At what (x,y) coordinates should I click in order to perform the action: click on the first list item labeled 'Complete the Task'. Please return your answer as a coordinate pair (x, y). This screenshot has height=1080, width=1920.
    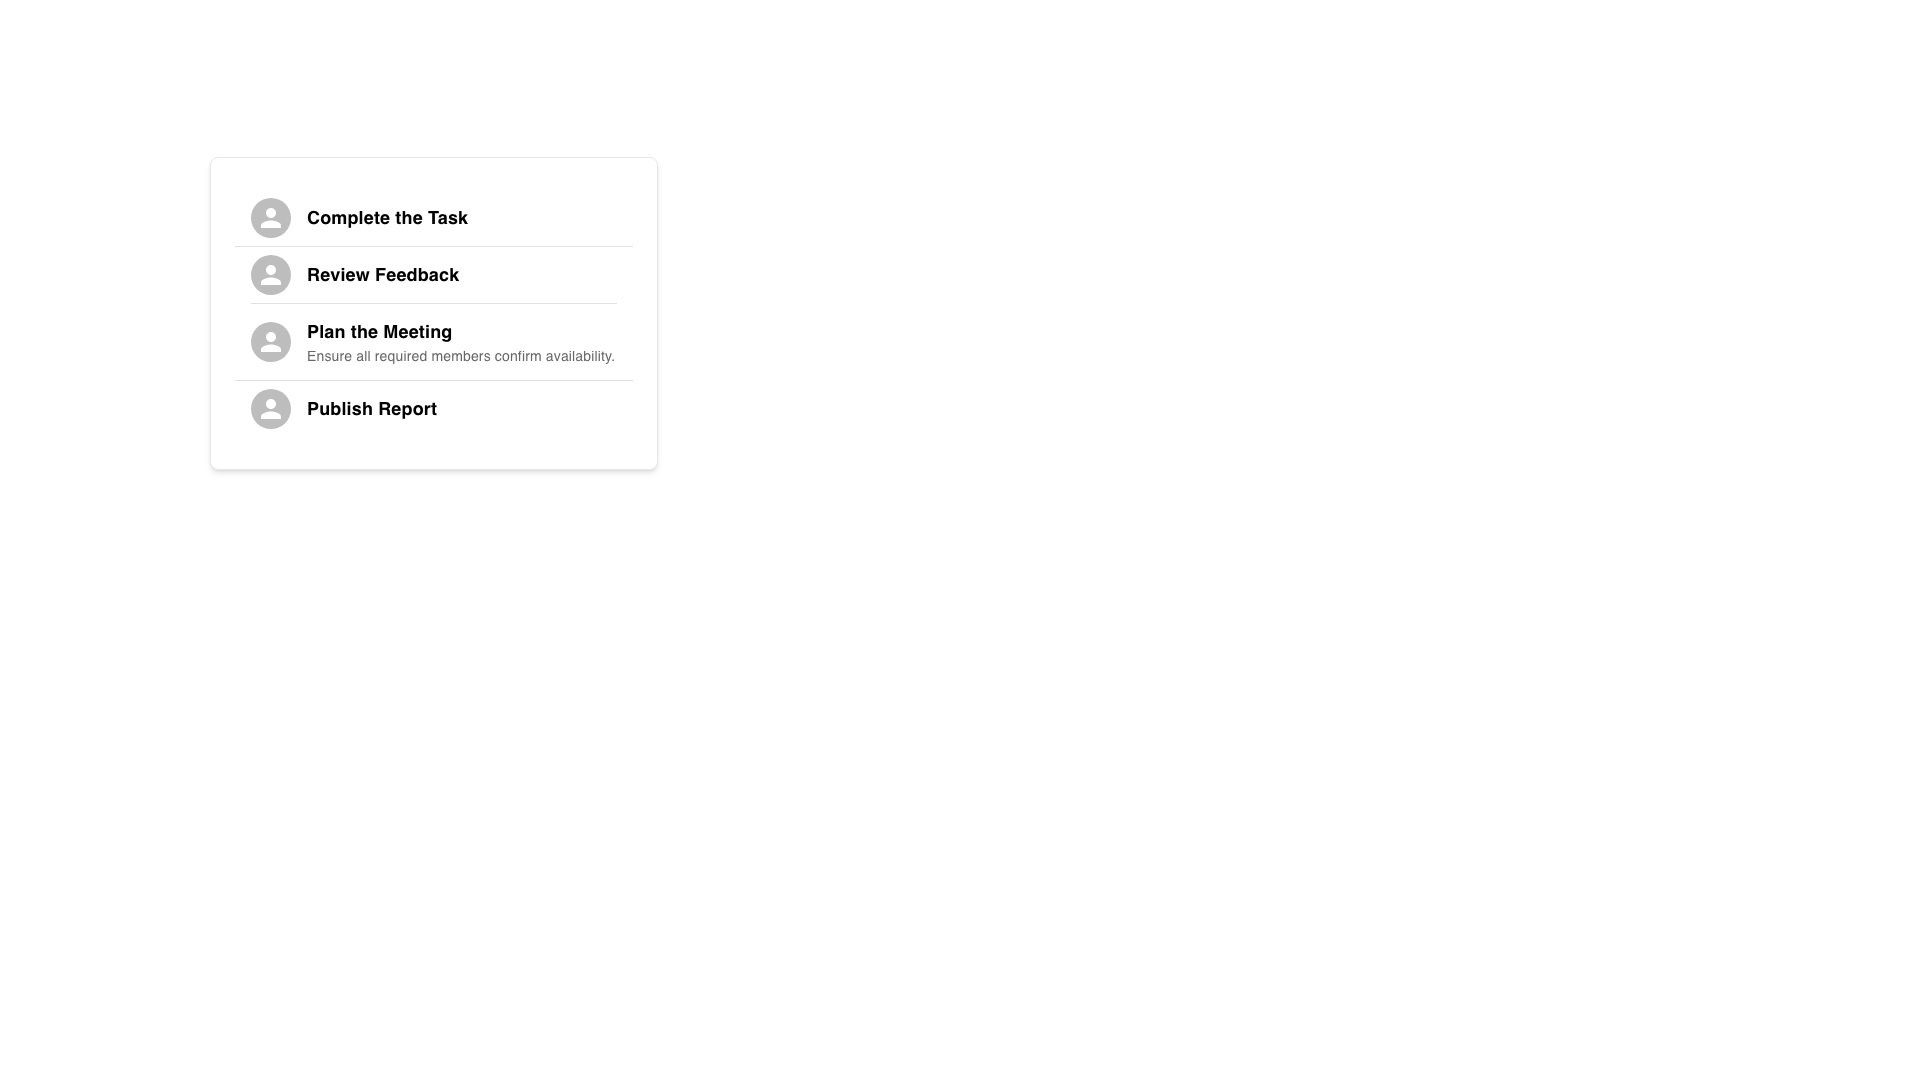
    Looking at the image, I should click on (432, 218).